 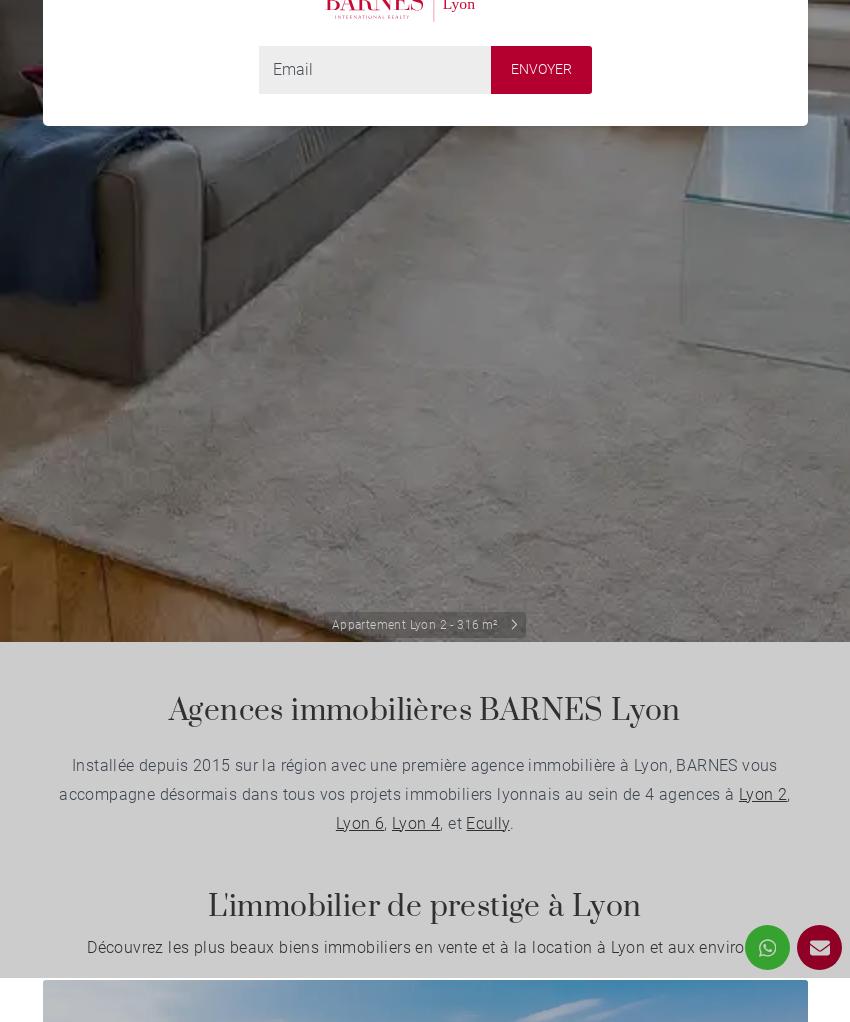 What do you see at coordinates (424, 711) in the screenshot?
I see `'Agences immobilières BARNES Lyon'` at bounding box center [424, 711].